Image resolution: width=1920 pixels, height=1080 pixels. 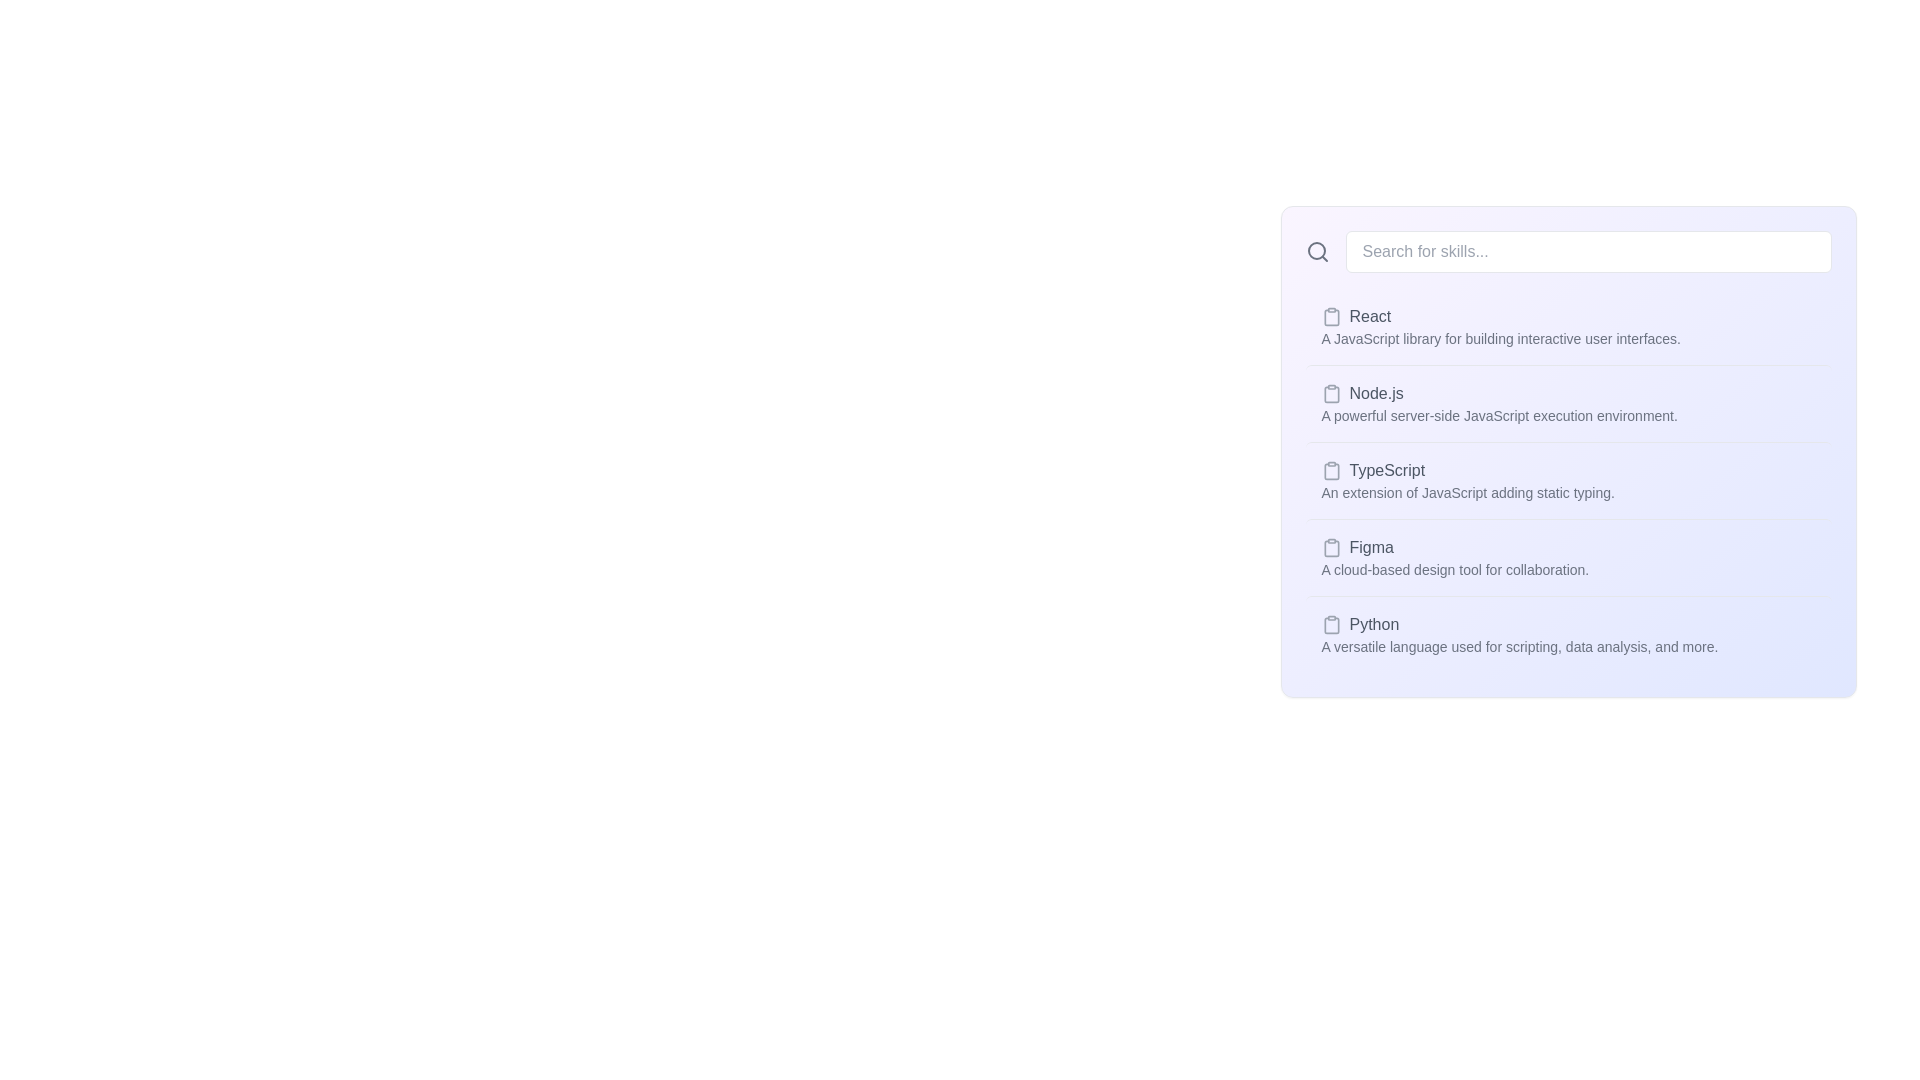 I want to click on to select the topmost card in the skill list that describes the skill or topic 'React', so click(x=1567, y=326).